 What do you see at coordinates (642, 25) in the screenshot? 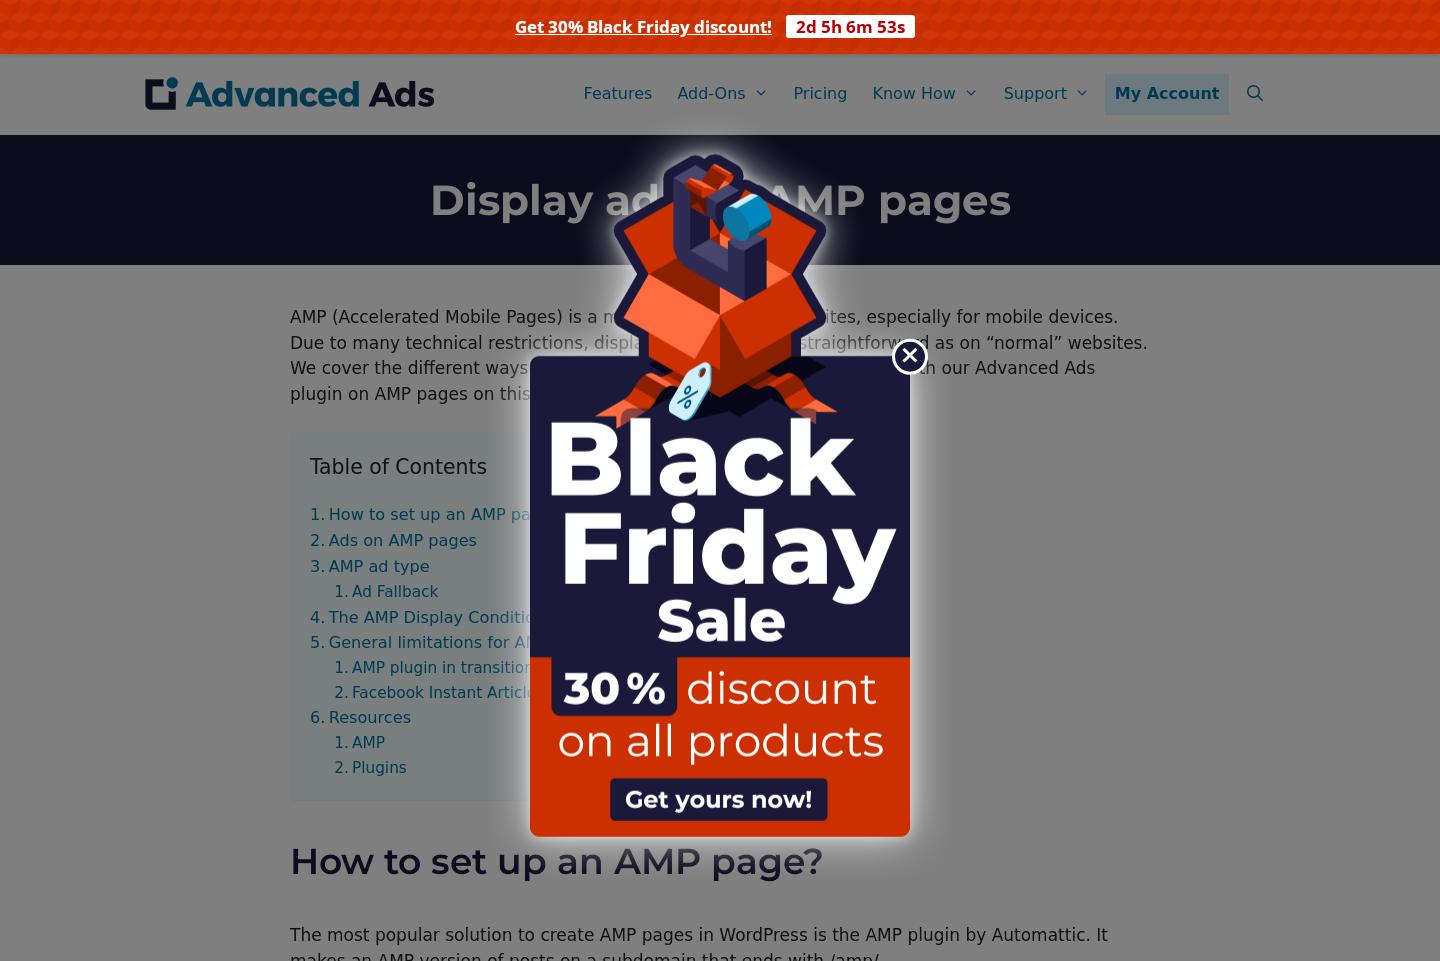
I see `'Get 30% Black Friday discount!'` at bounding box center [642, 25].